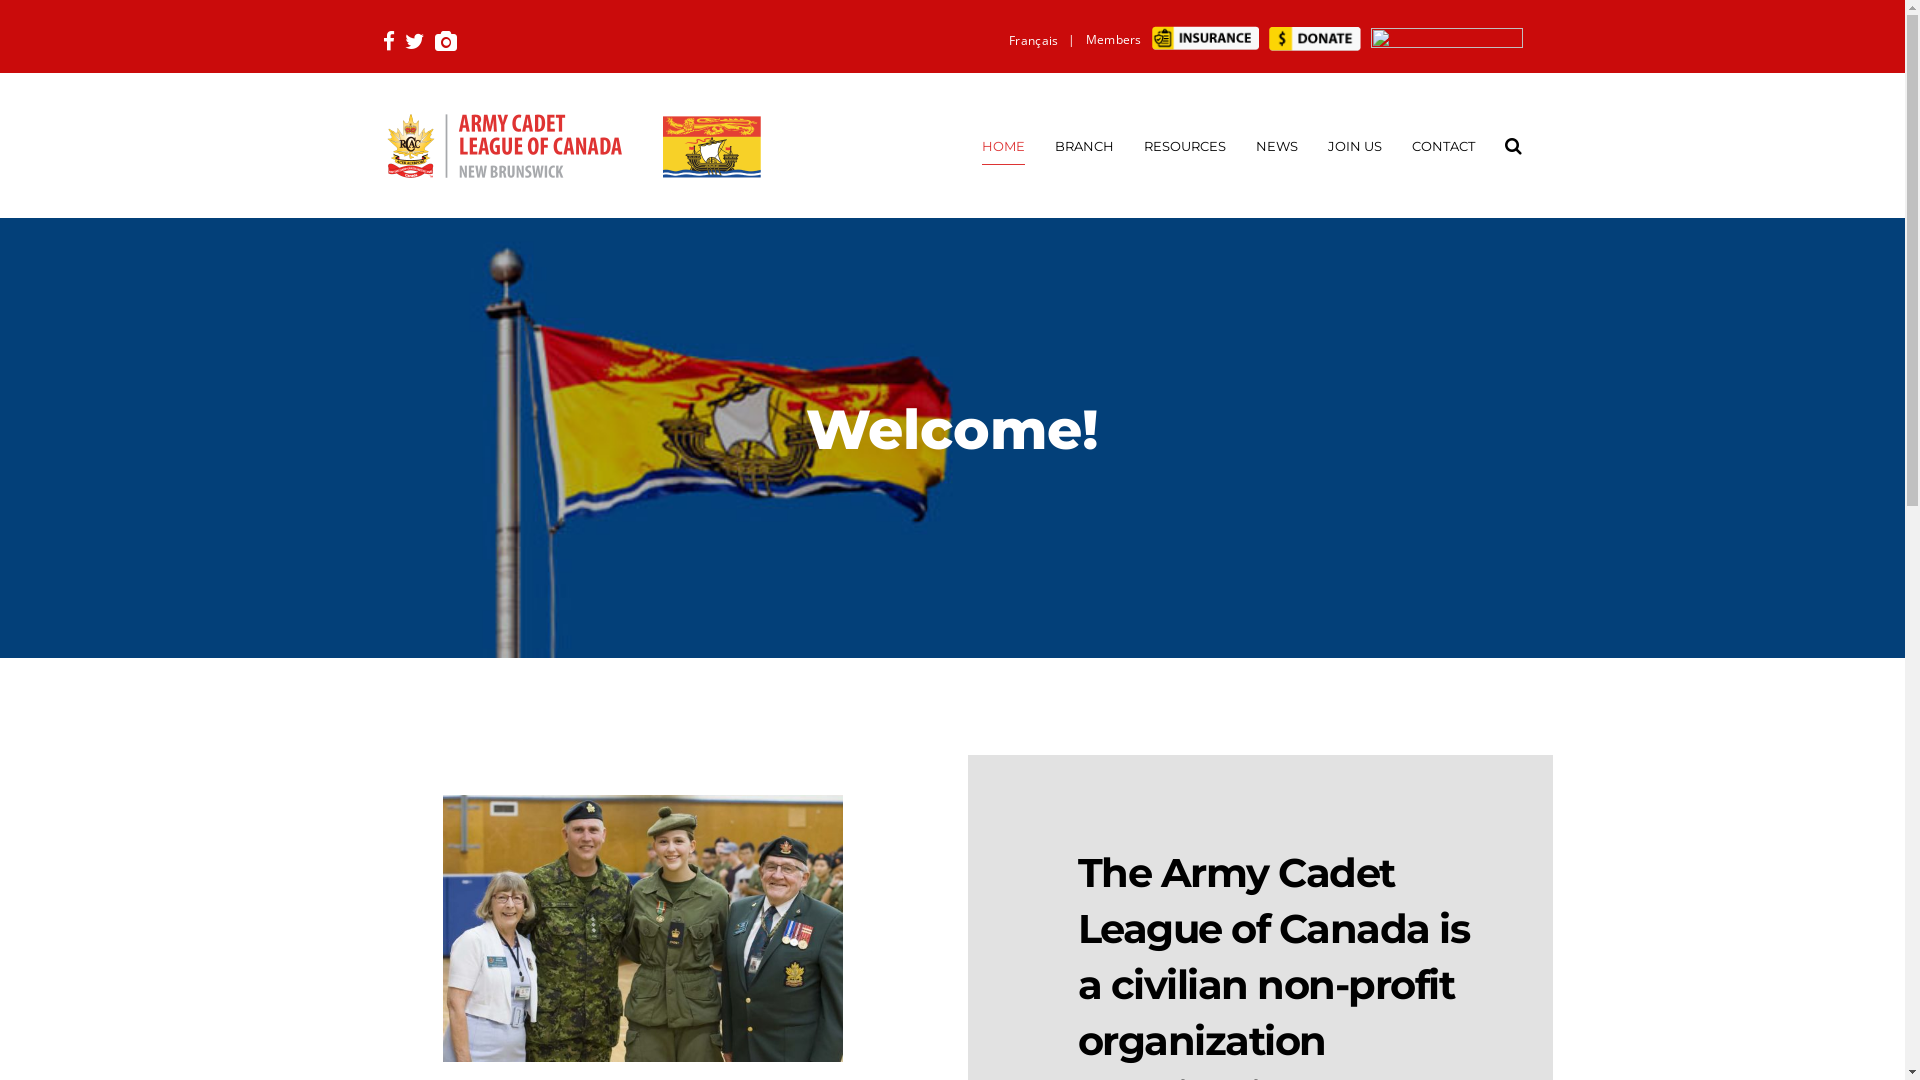  I want to click on 'BRANCH', so click(1082, 144).